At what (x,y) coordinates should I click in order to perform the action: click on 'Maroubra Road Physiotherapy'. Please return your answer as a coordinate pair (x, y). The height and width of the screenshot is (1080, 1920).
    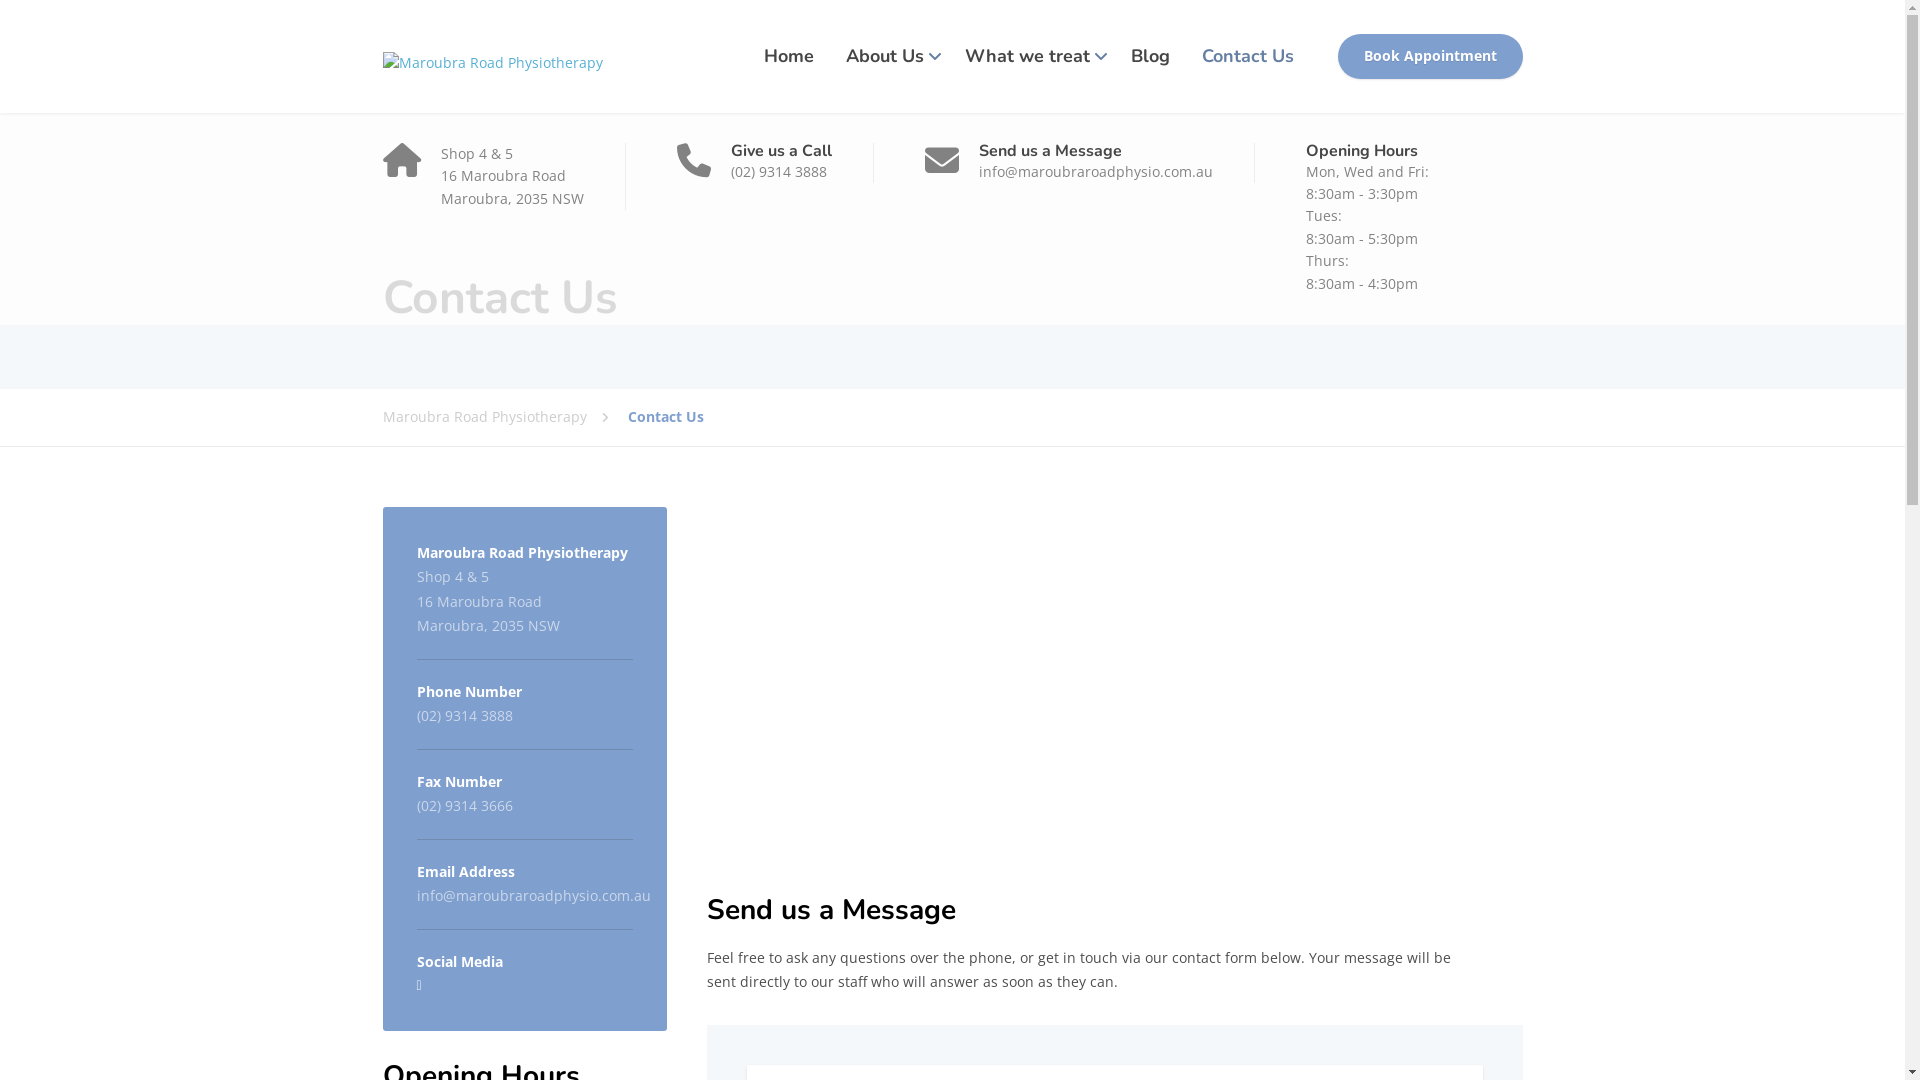
    Looking at the image, I should click on (491, 55).